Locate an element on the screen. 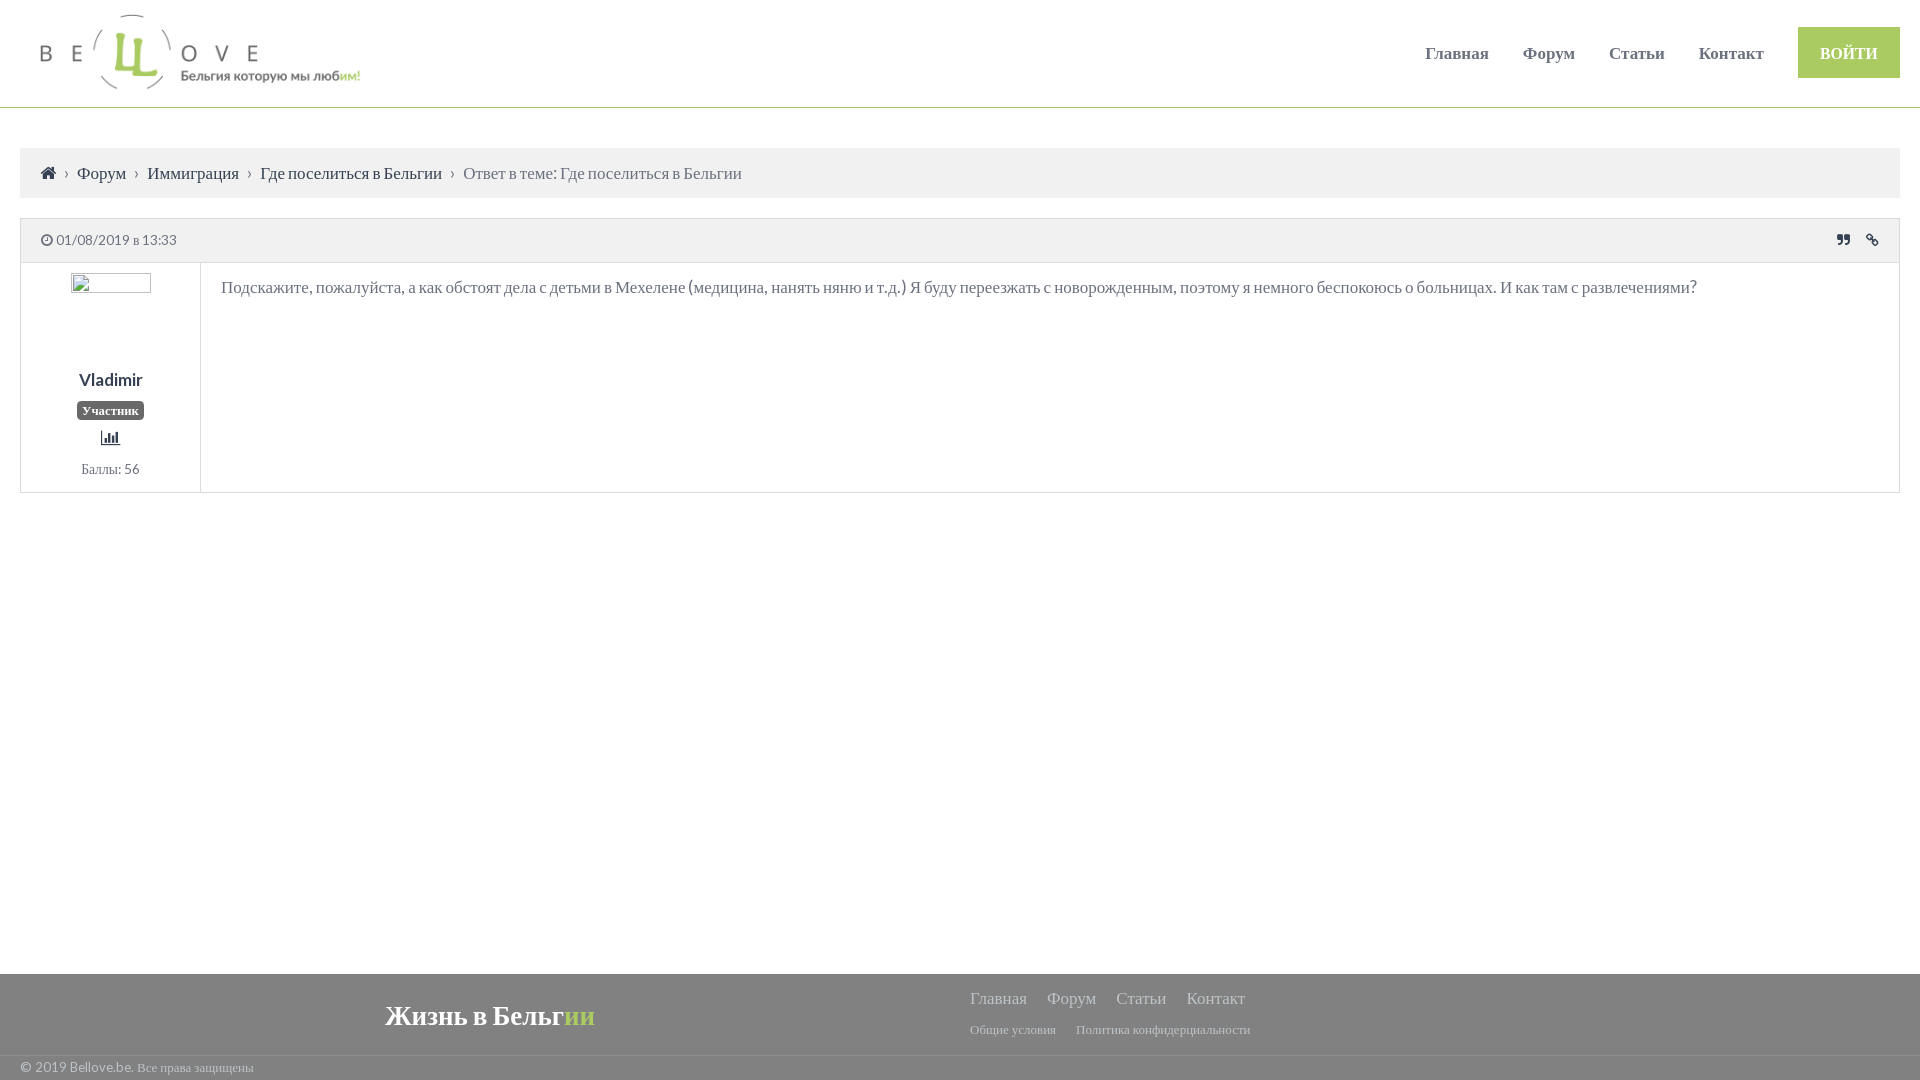 The image size is (1920, 1080). 'Vladimir' is located at coordinates (109, 392).